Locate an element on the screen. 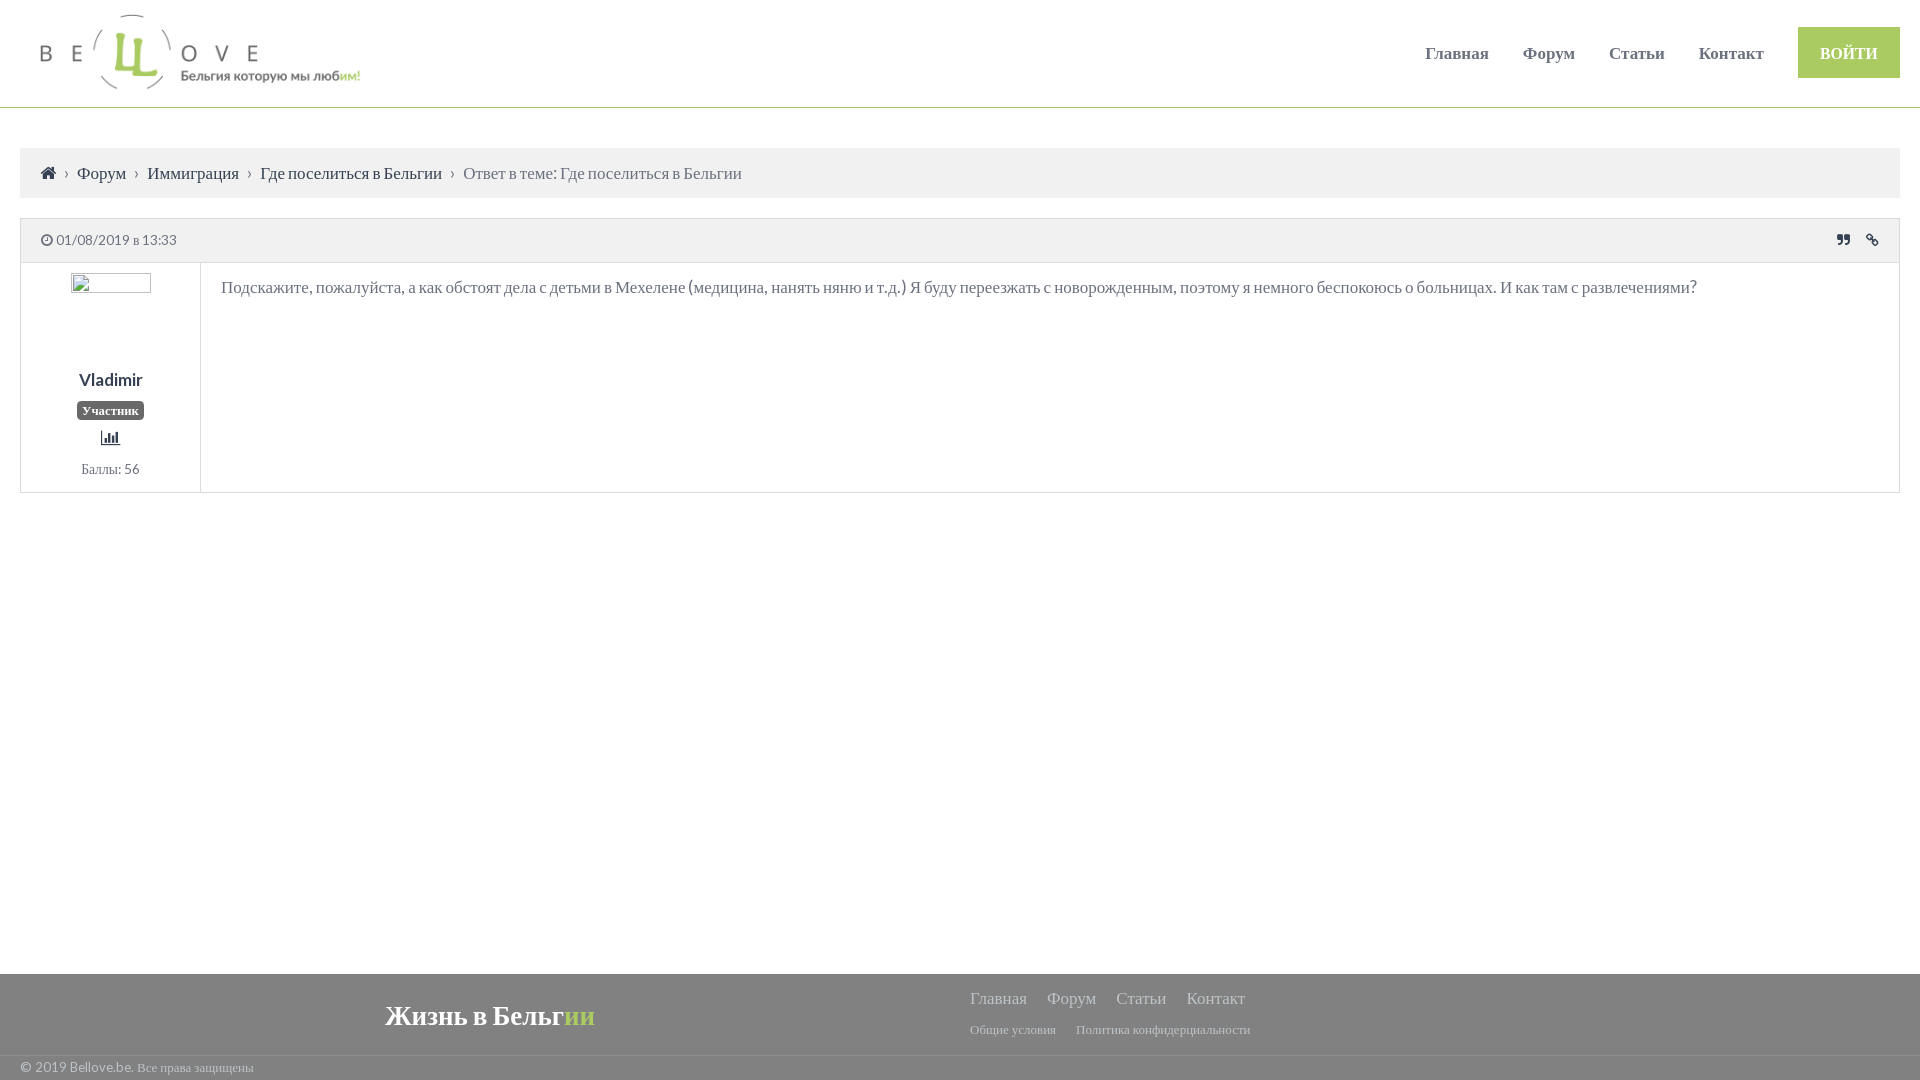 The image size is (1920, 1080). 'Vladimir' is located at coordinates (109, 392).